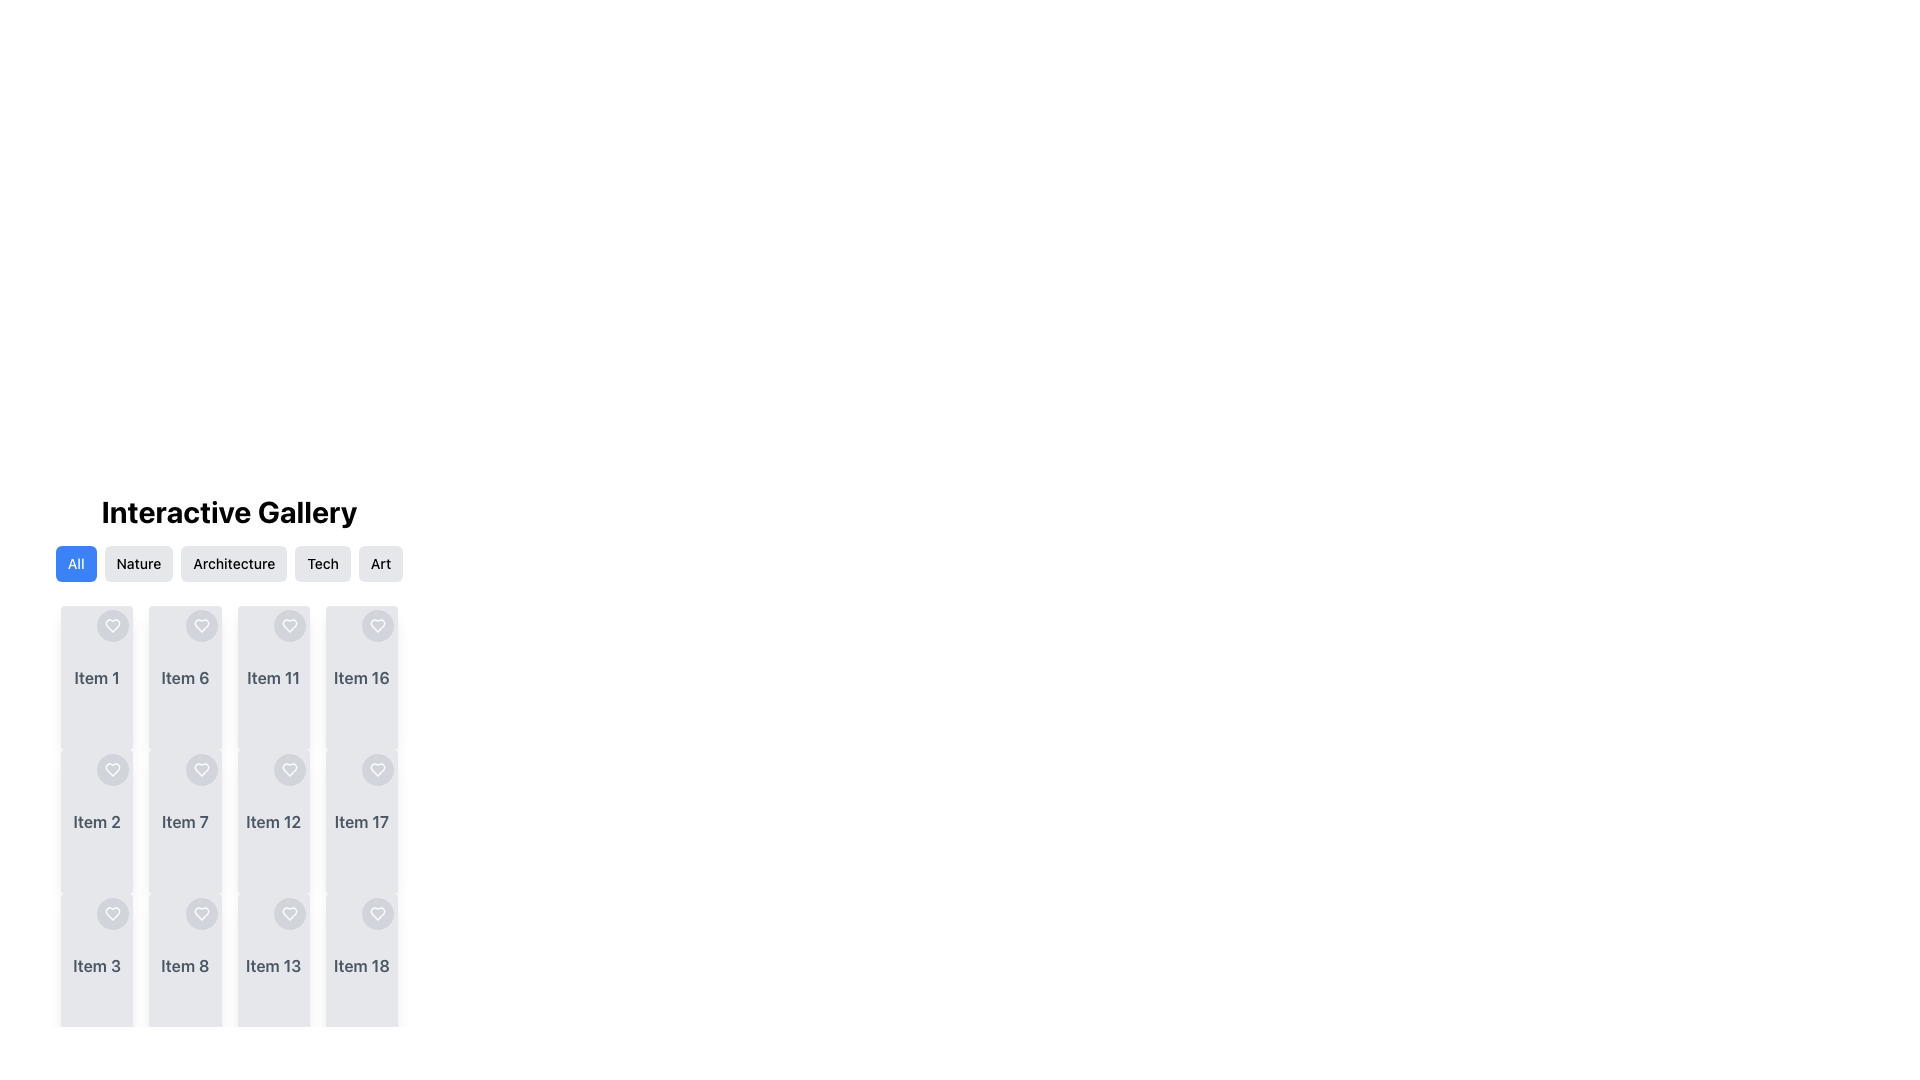 This screenshot has height=1080, width=1920. What do you see at coordinates (288, 769) in the screenshot?
I see `the 'favorite' button for Item 12 in the gallery to navigate` at bounding box center [288, 769].